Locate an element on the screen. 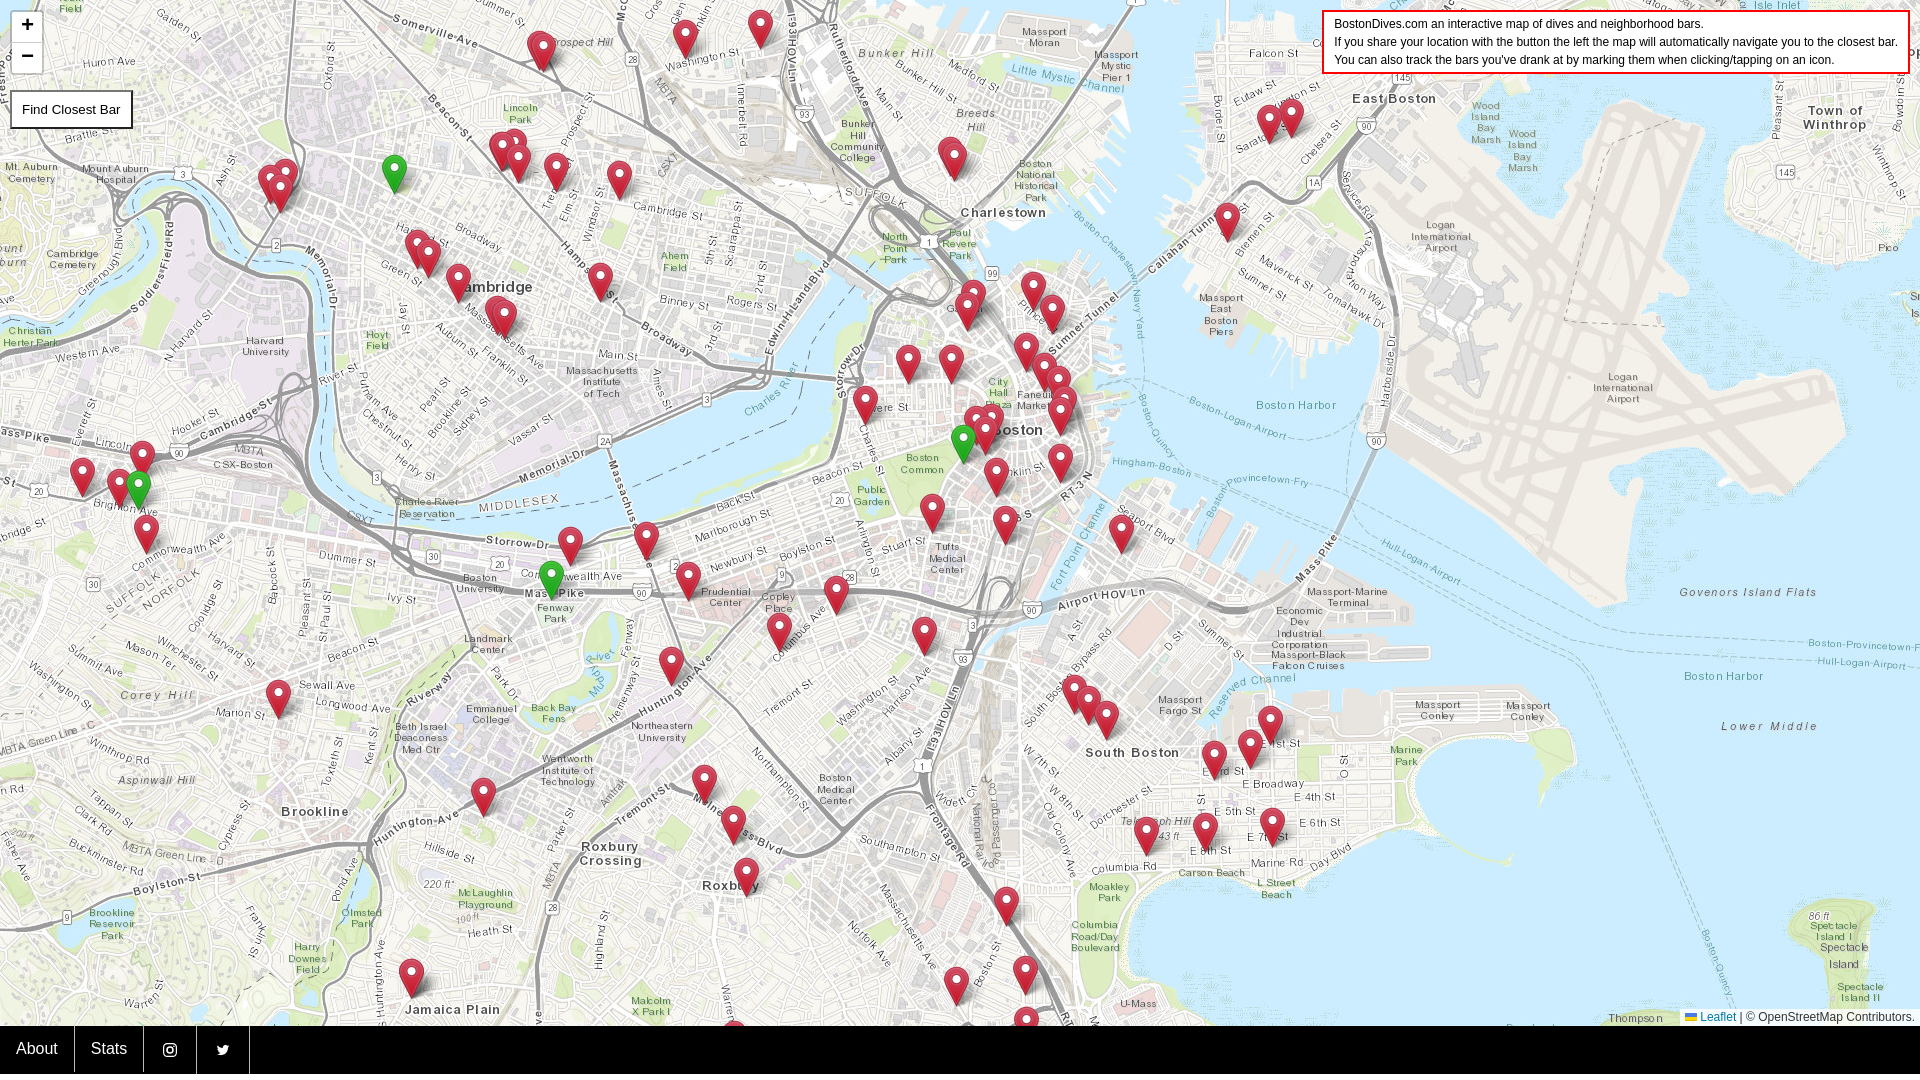  'Stats' is located at coordinates (75, 1048).